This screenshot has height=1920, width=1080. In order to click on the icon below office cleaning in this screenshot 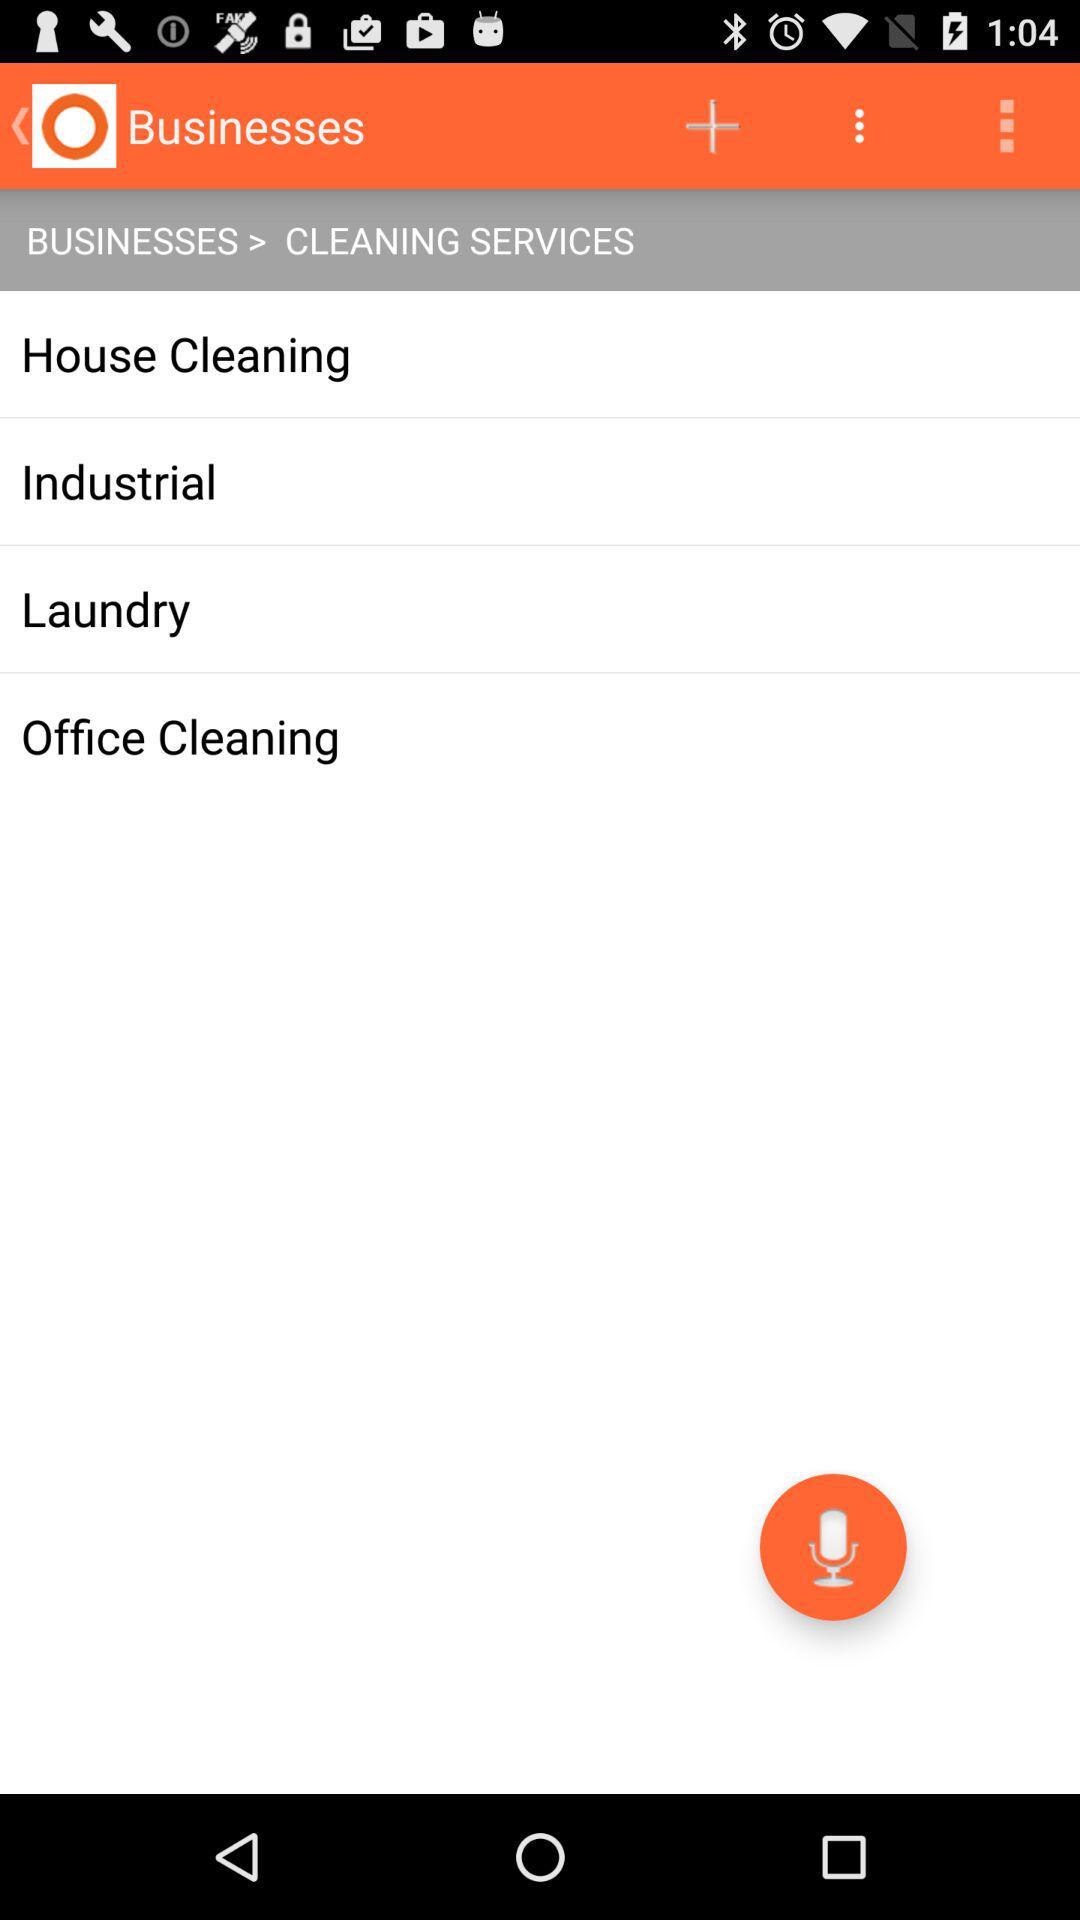, I will do `click(833, 1546)`.